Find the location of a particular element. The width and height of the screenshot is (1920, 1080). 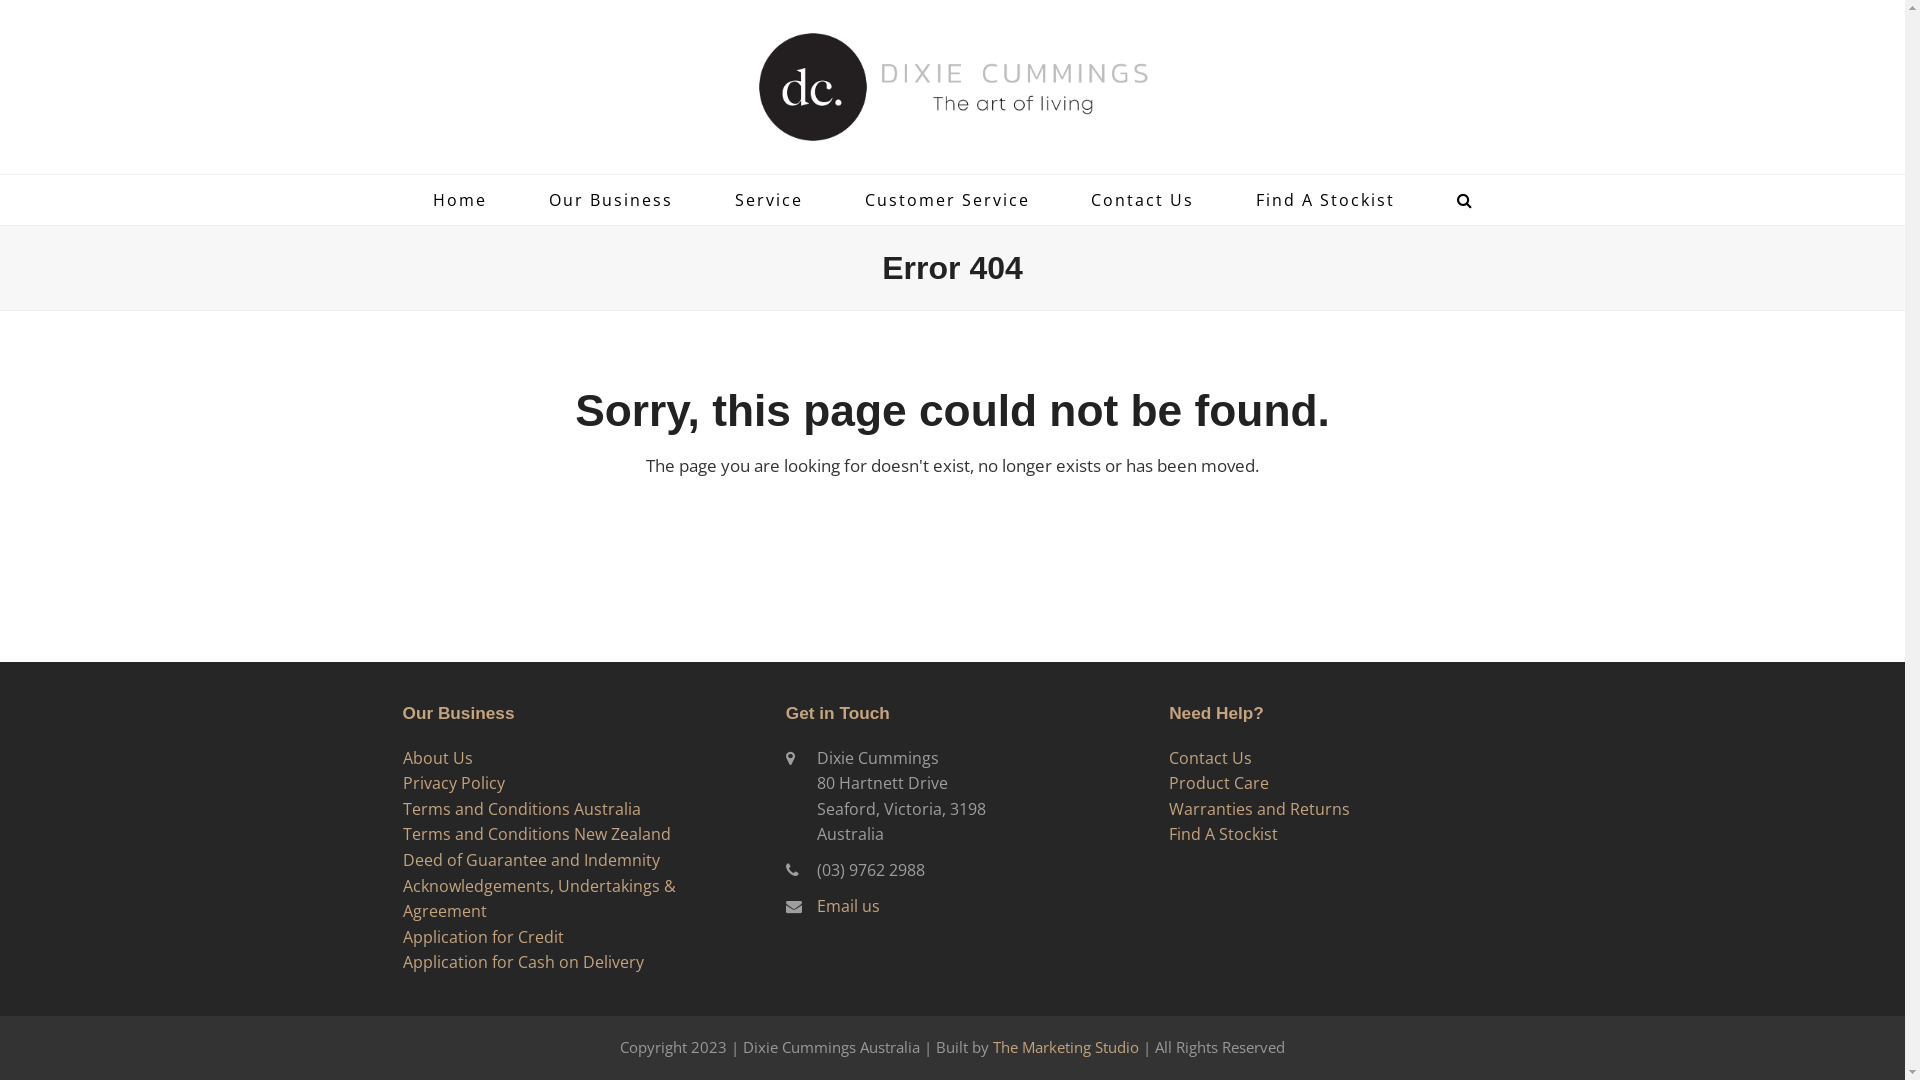

'Privacy Policy' is located at coordinates (401, 782).